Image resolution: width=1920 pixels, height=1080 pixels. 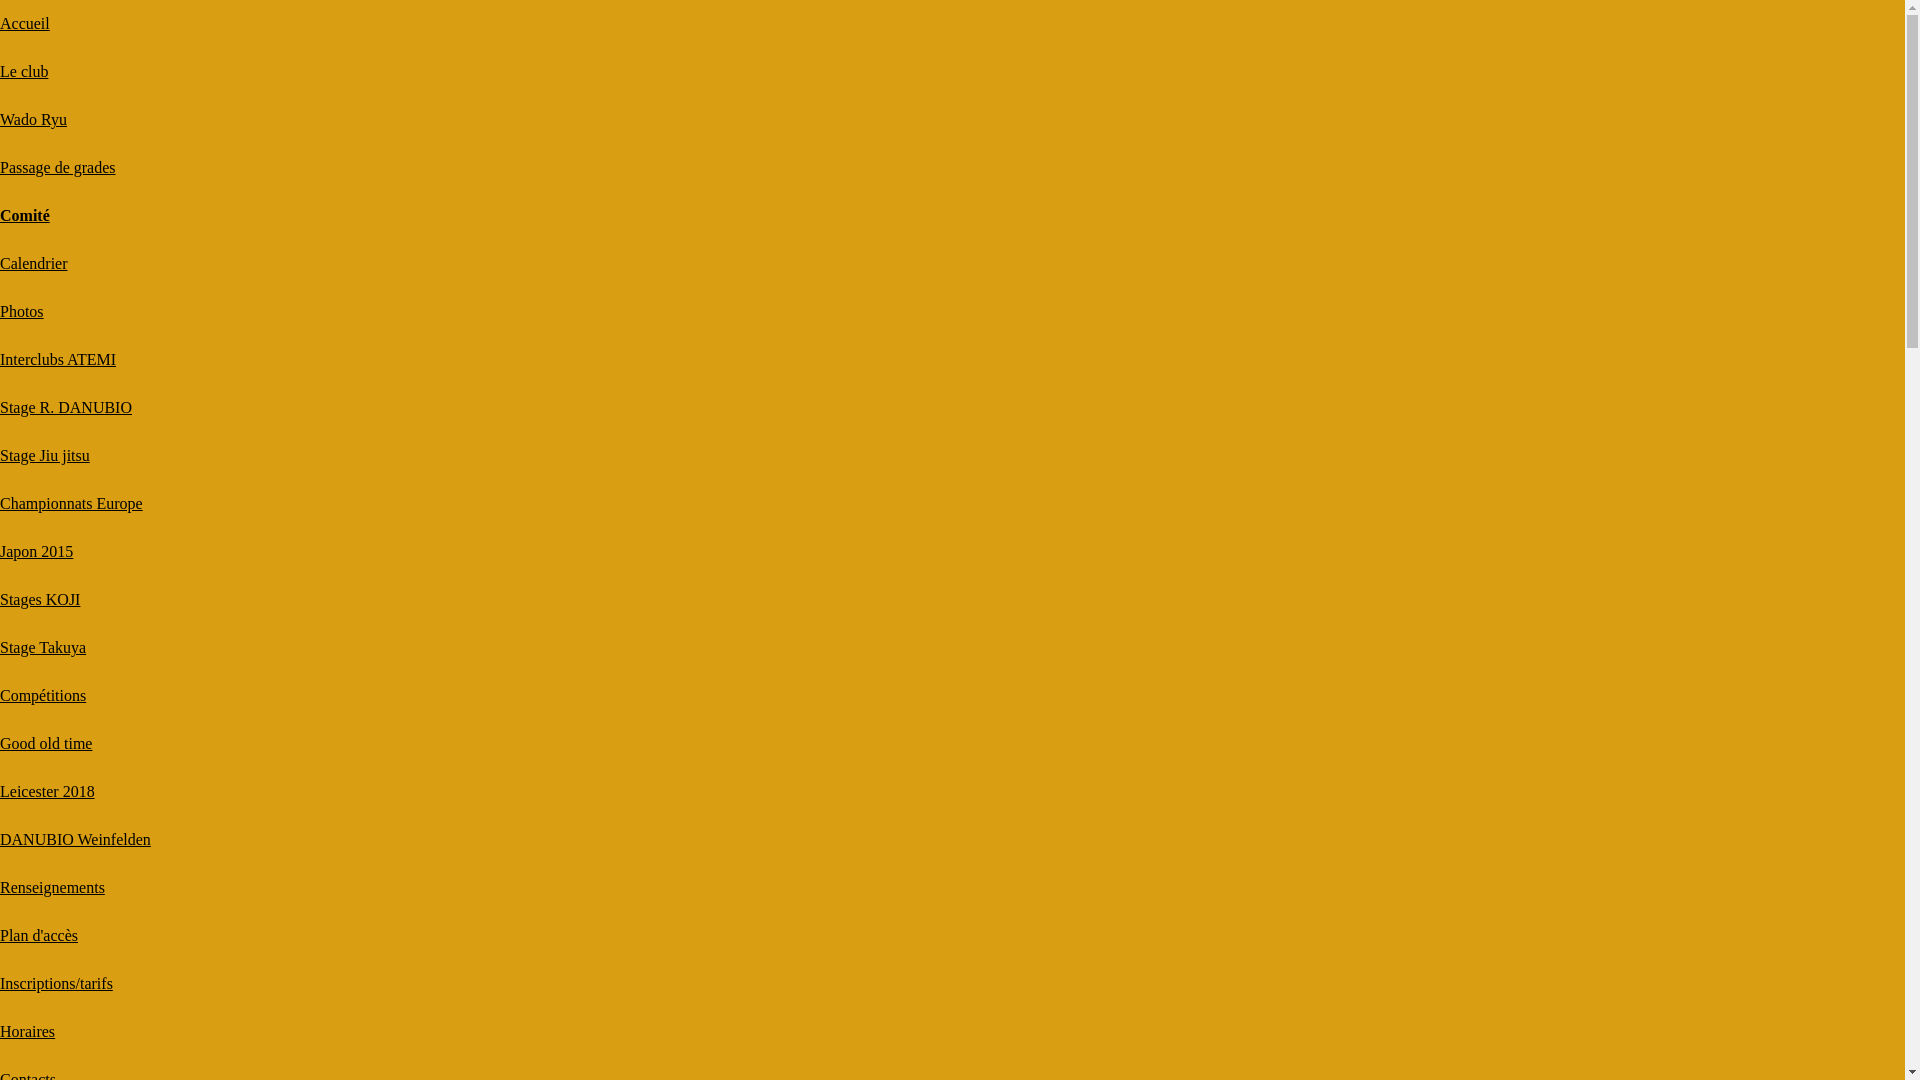 What do you see at coordinates (71, 502) in the screenshot?
I see `'Championnats Europe'` at bounding box center [71, 502].